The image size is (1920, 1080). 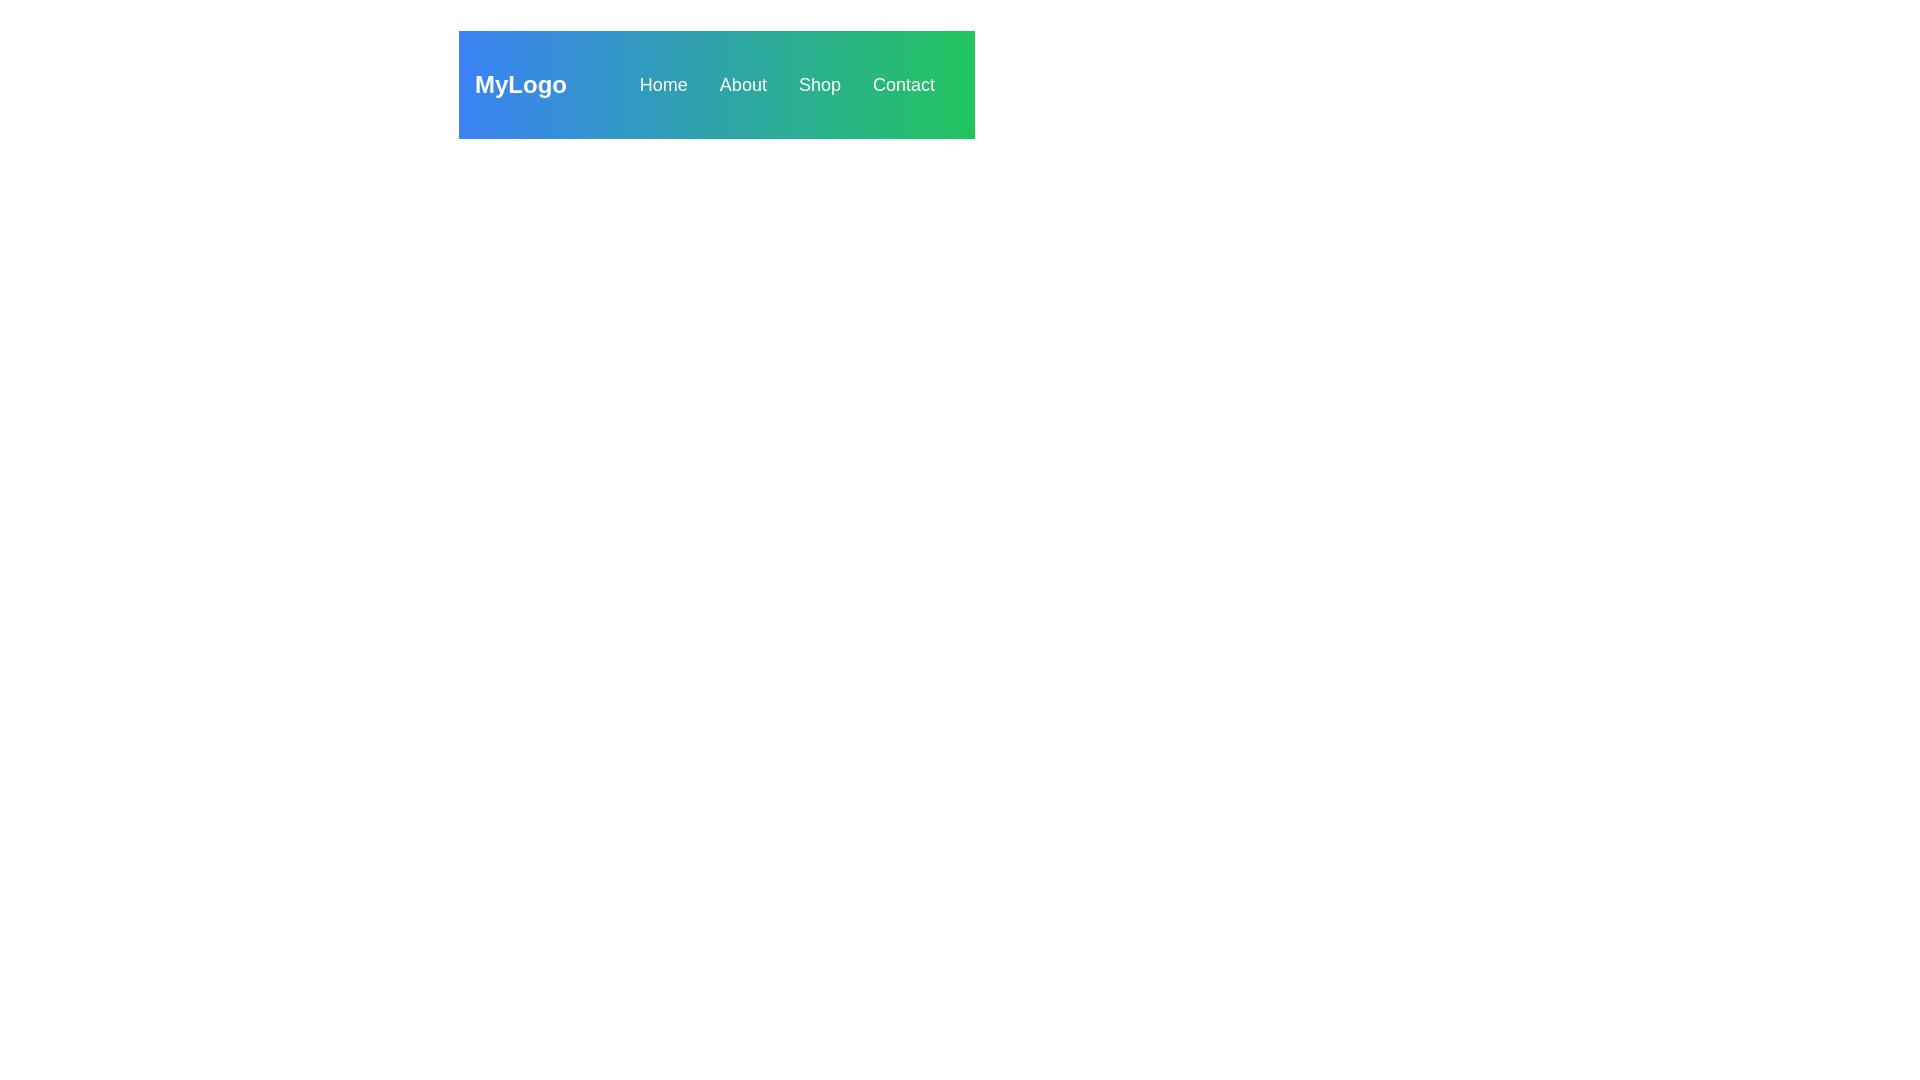 I want to click on the hyperlink that navigates to the 'About' section of the website to observe a style change, so click(x=742, y=83).